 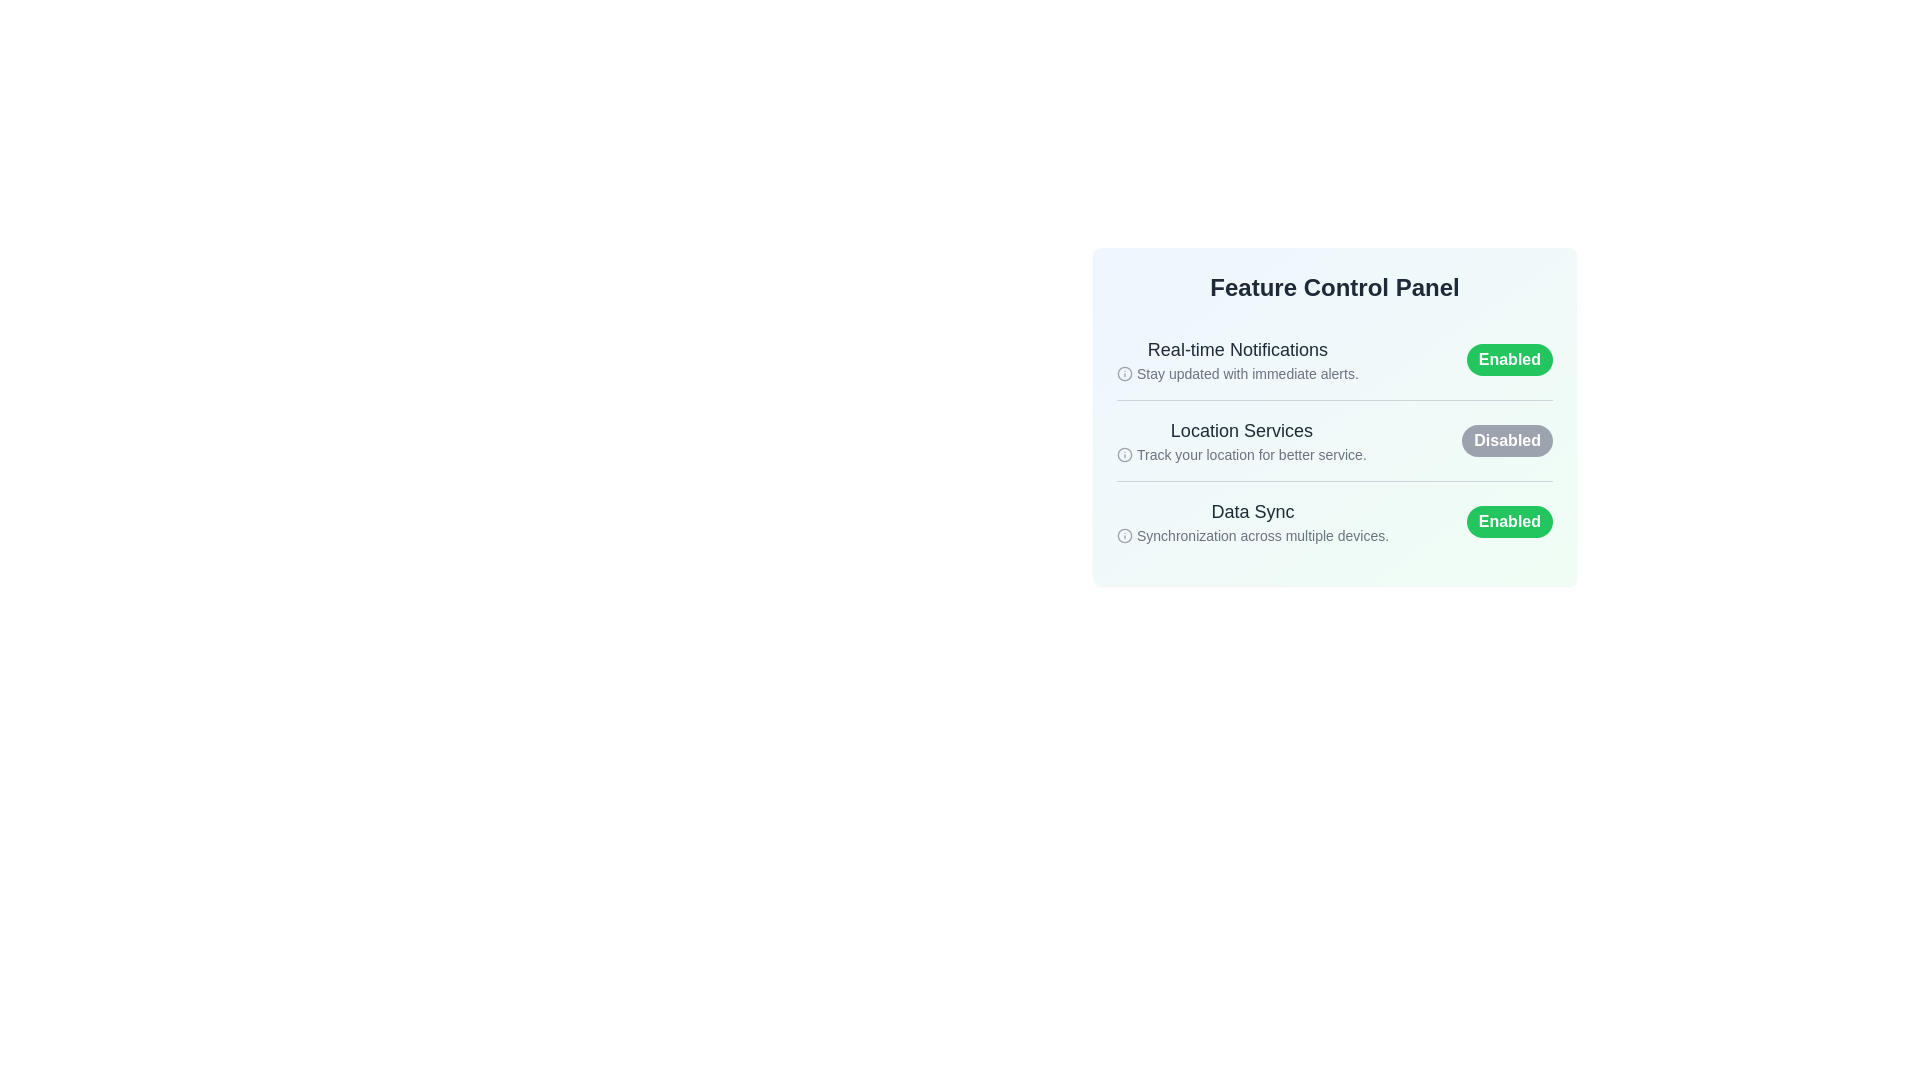 I want to click on the toggle button for the 'Real-time Notifications' feature, so click(x=1509, y=358).